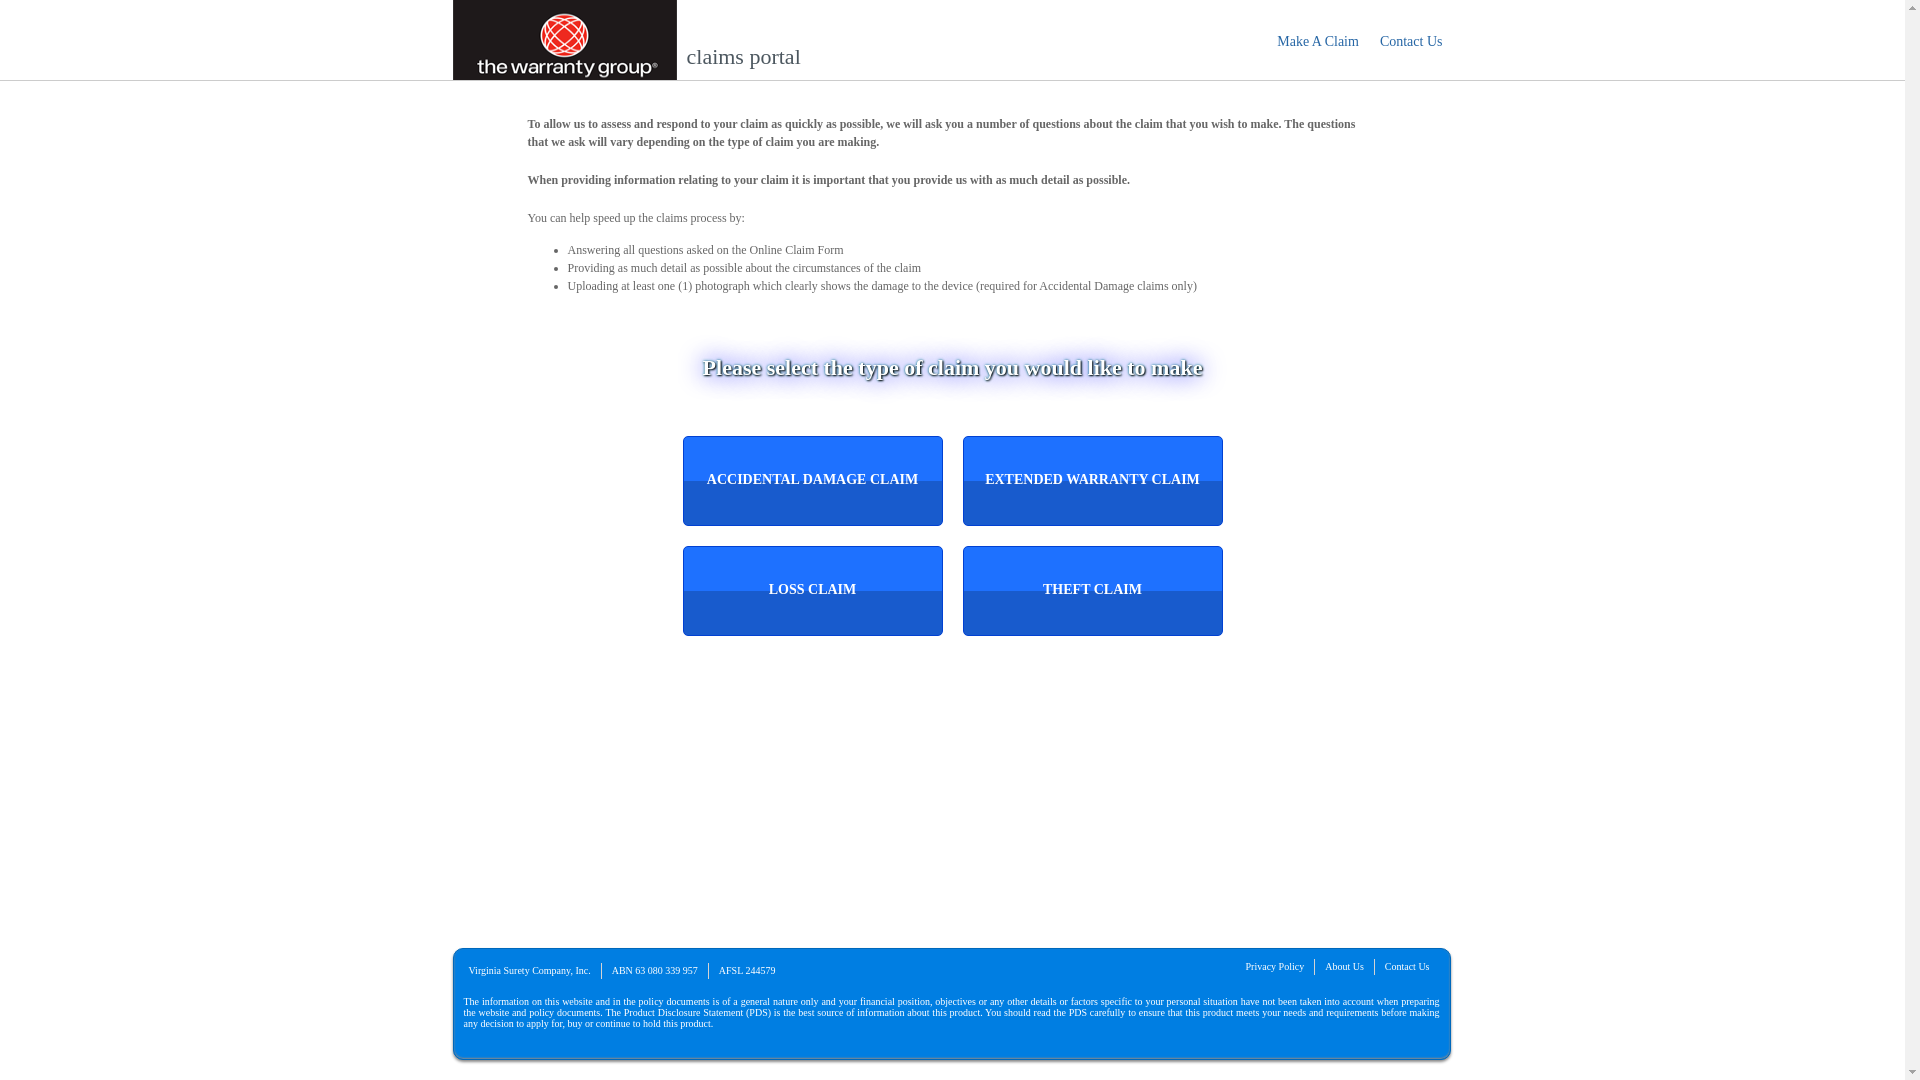 This screenshot has width=1920, height=1080. Describe the element at coordinates (1318, 42) in the screenshot. I see `'Make A Claim'` at that location.